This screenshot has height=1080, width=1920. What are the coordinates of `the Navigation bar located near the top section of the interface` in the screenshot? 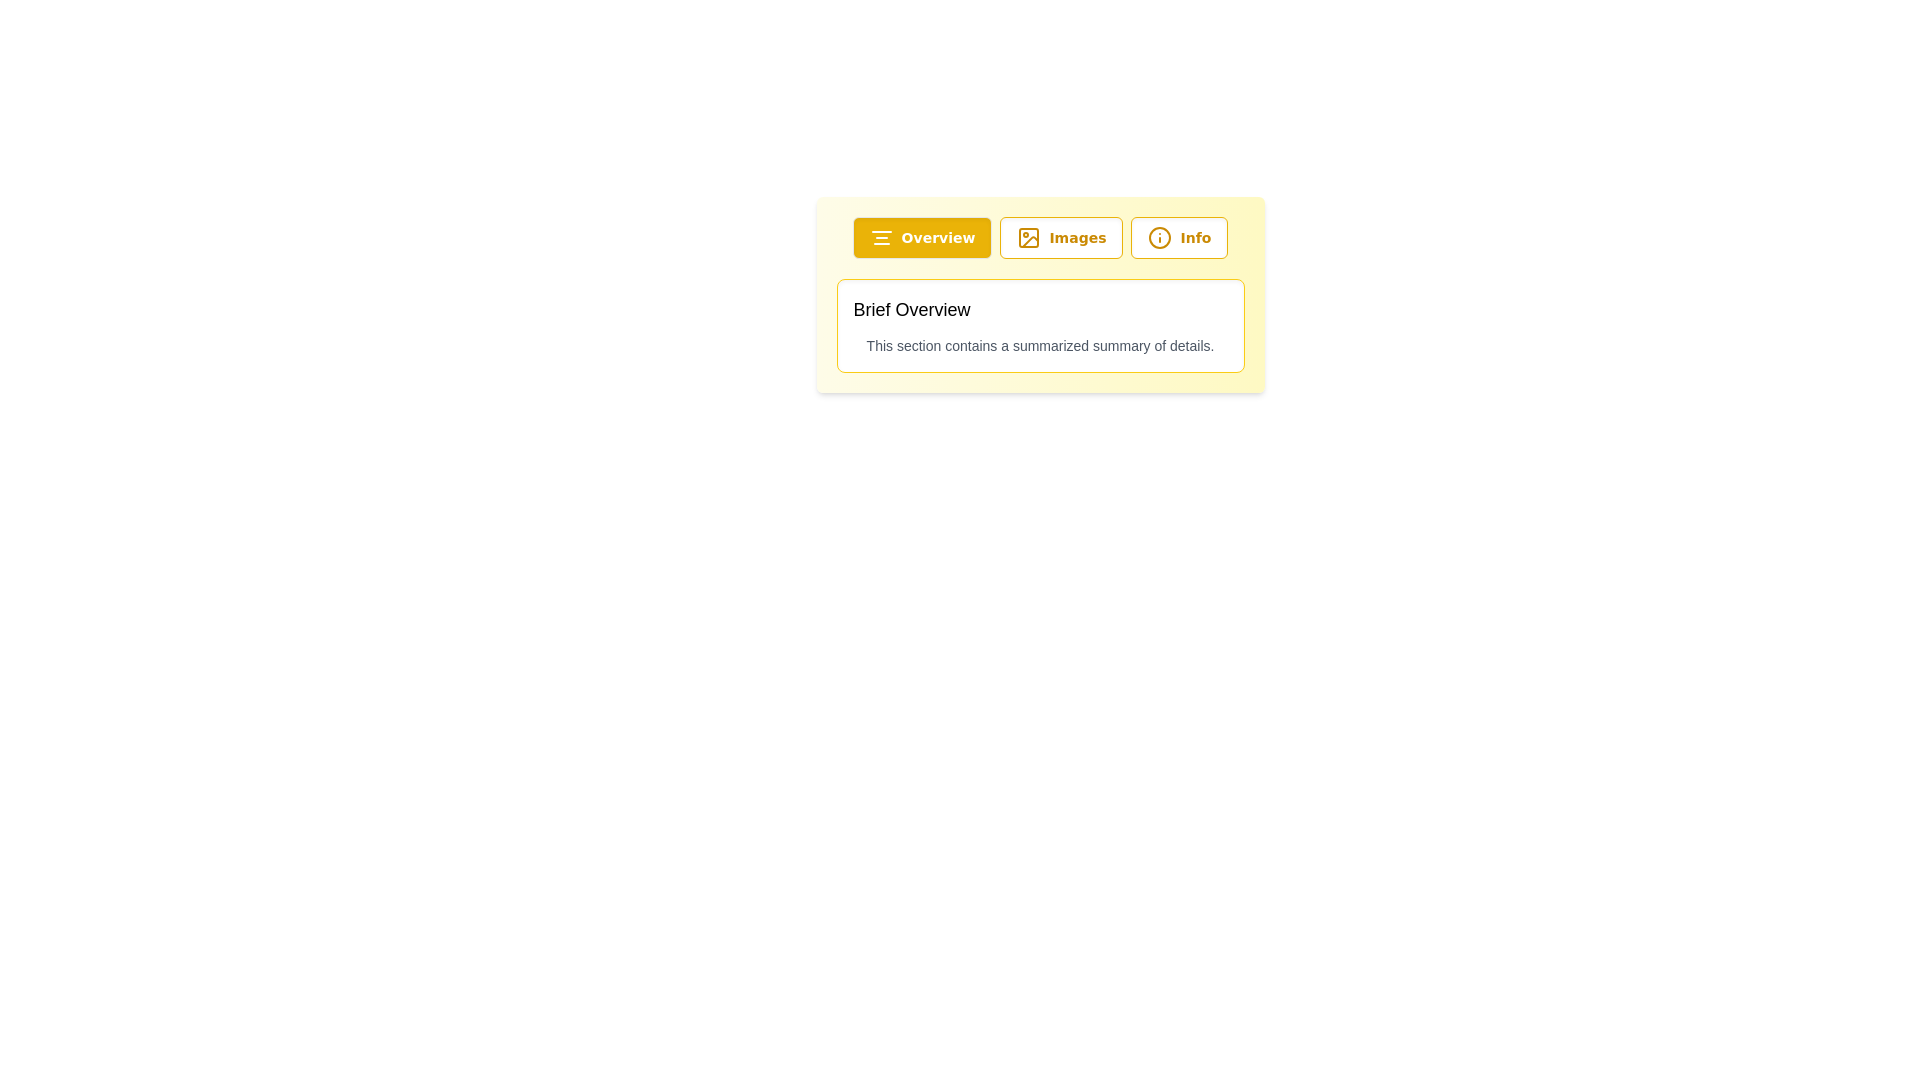 It's located at (1040, 237).